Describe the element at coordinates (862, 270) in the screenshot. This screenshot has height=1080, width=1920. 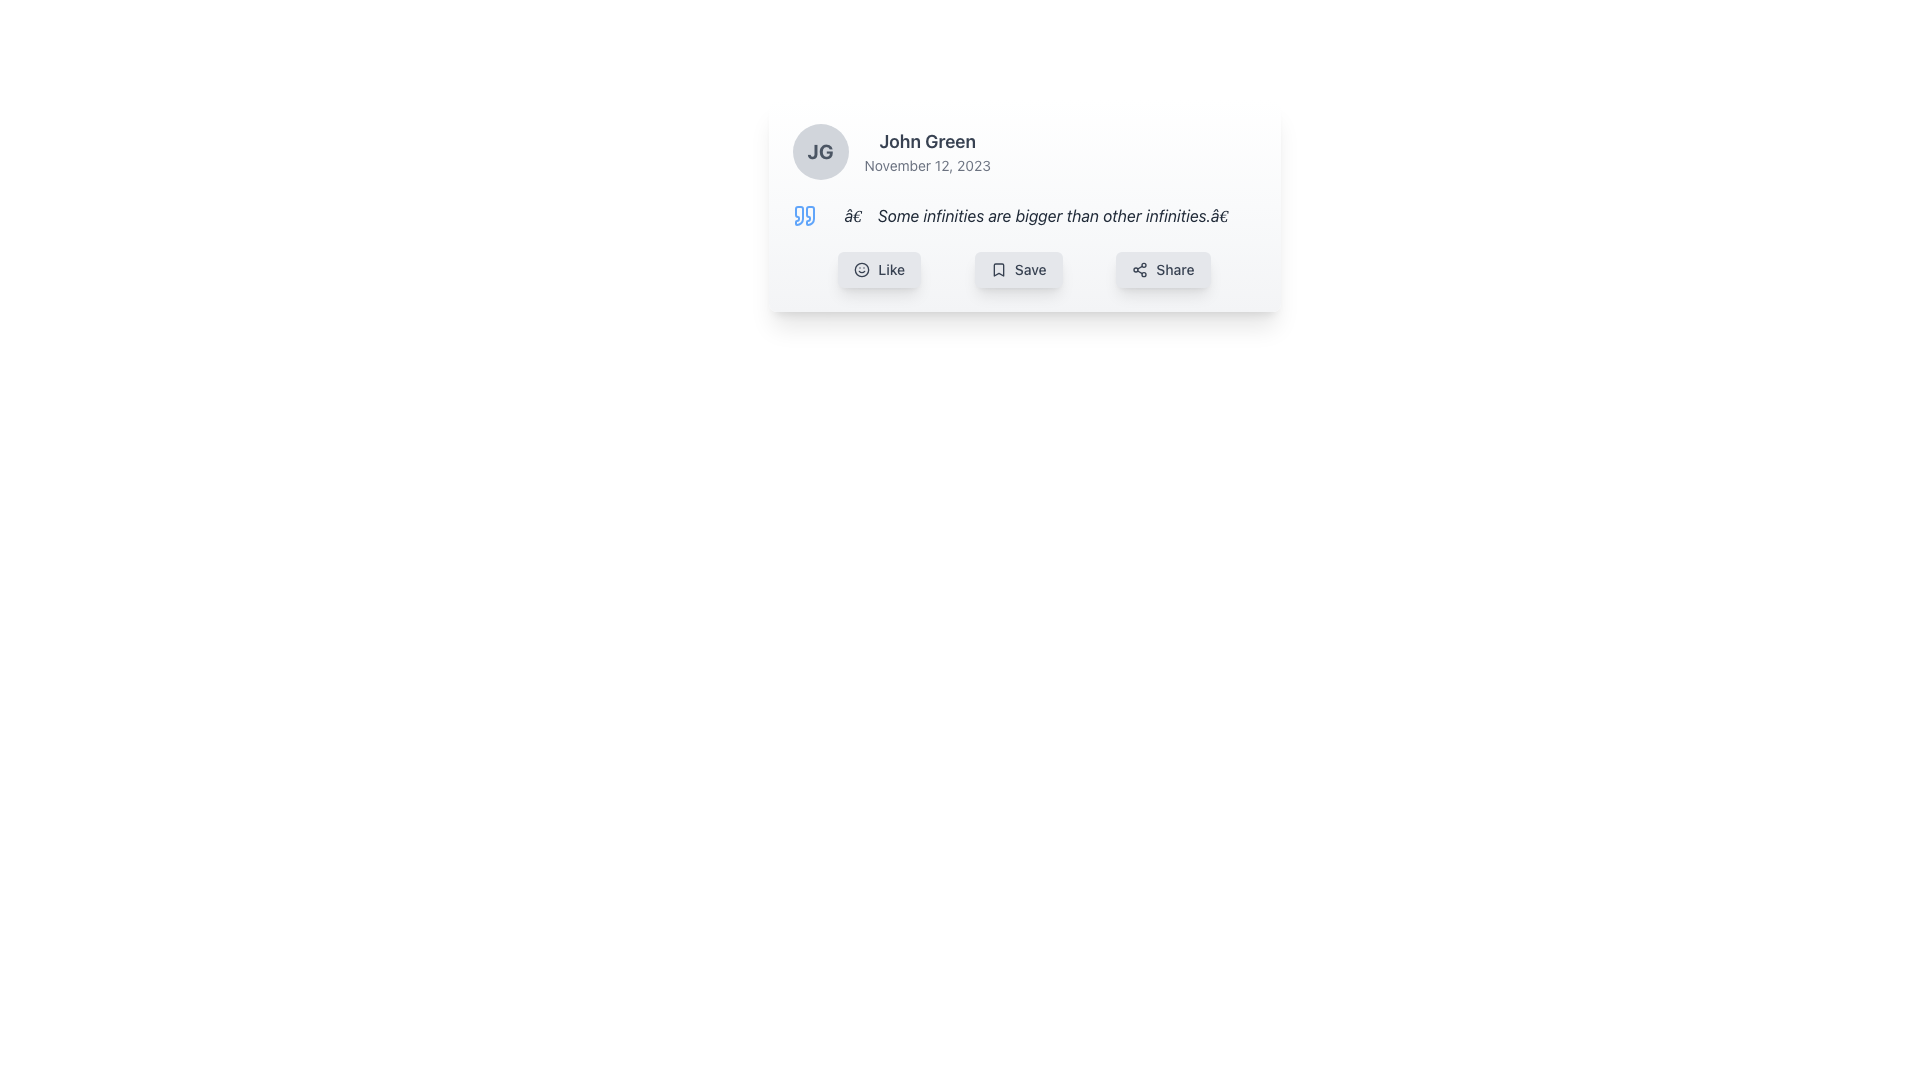
I see `the central circular vector graphic within the smiley face SVG icon, part of the 'Like' button located below the quote in the card` at that location.